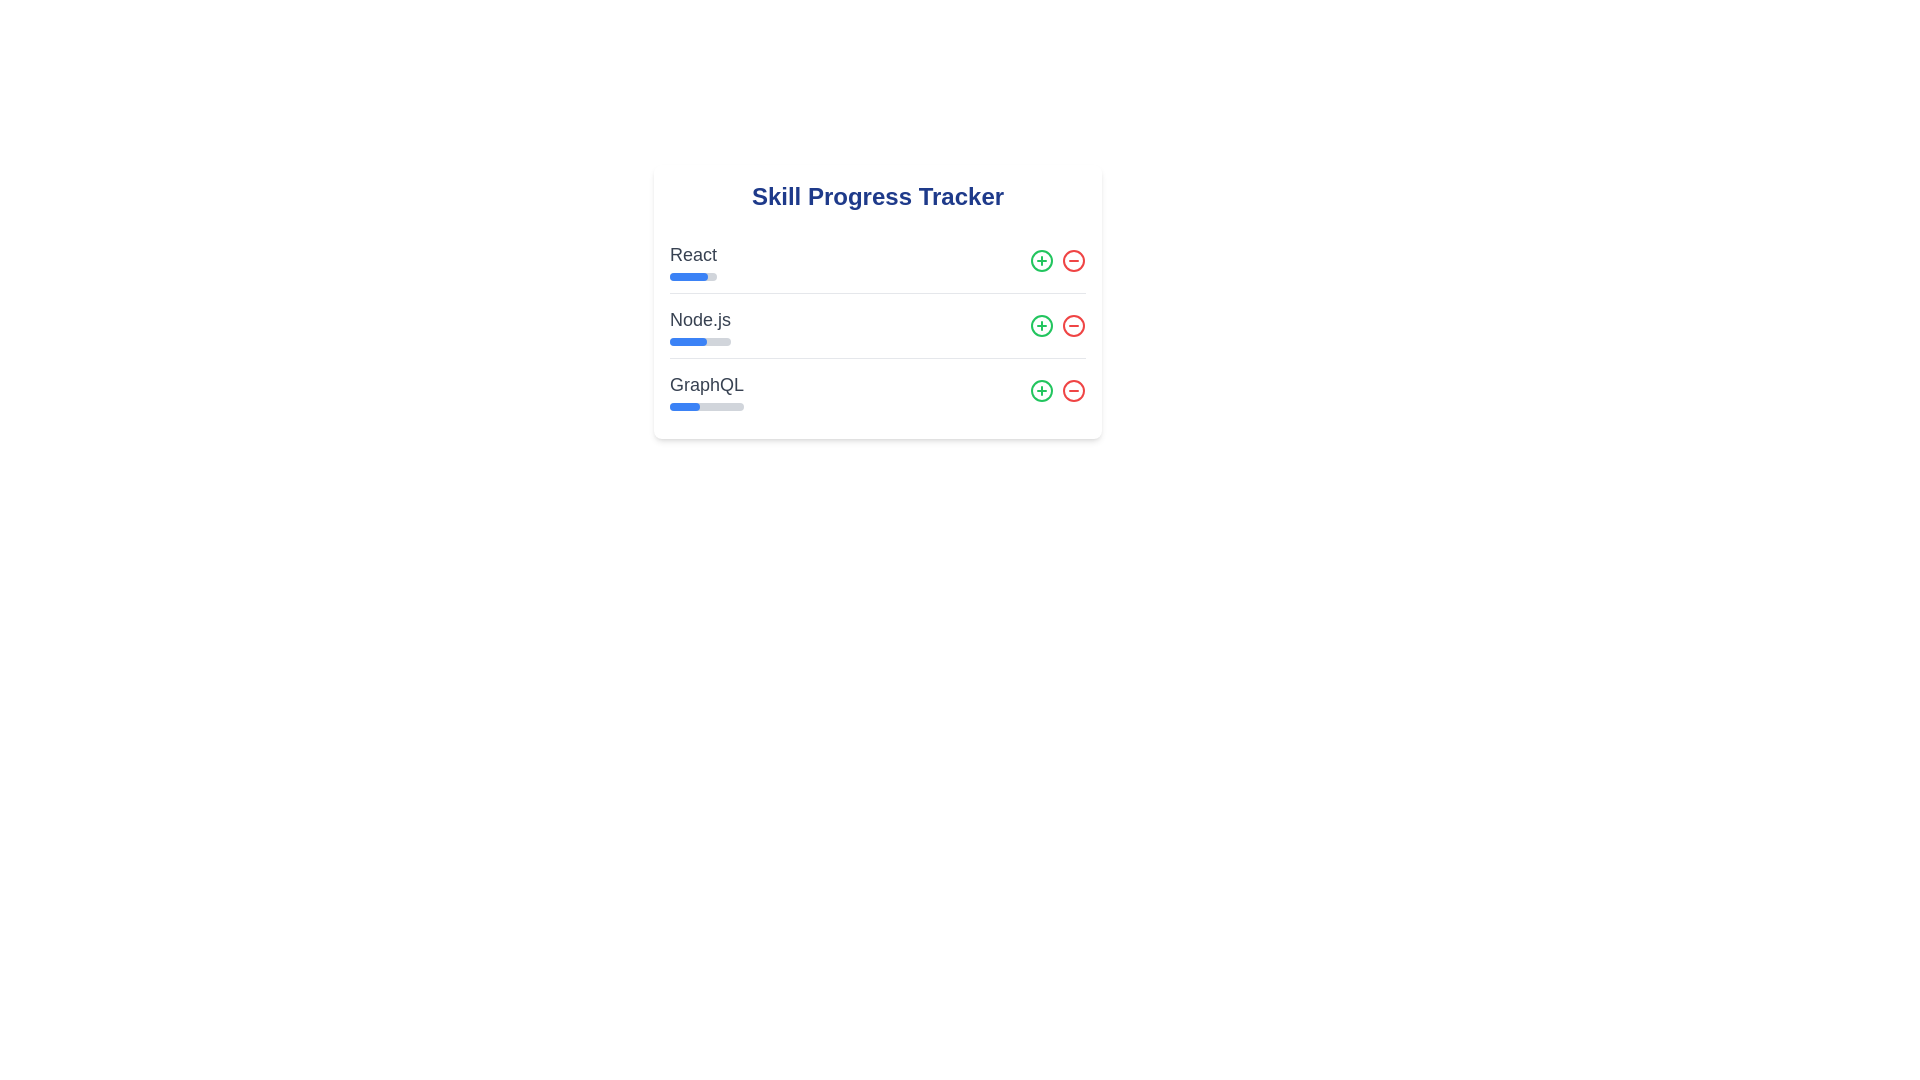  Describe the element at coordinates (1040, 325) in the screenshot. I see `'+' button for the skill Node.js to increase its progress` at that location.